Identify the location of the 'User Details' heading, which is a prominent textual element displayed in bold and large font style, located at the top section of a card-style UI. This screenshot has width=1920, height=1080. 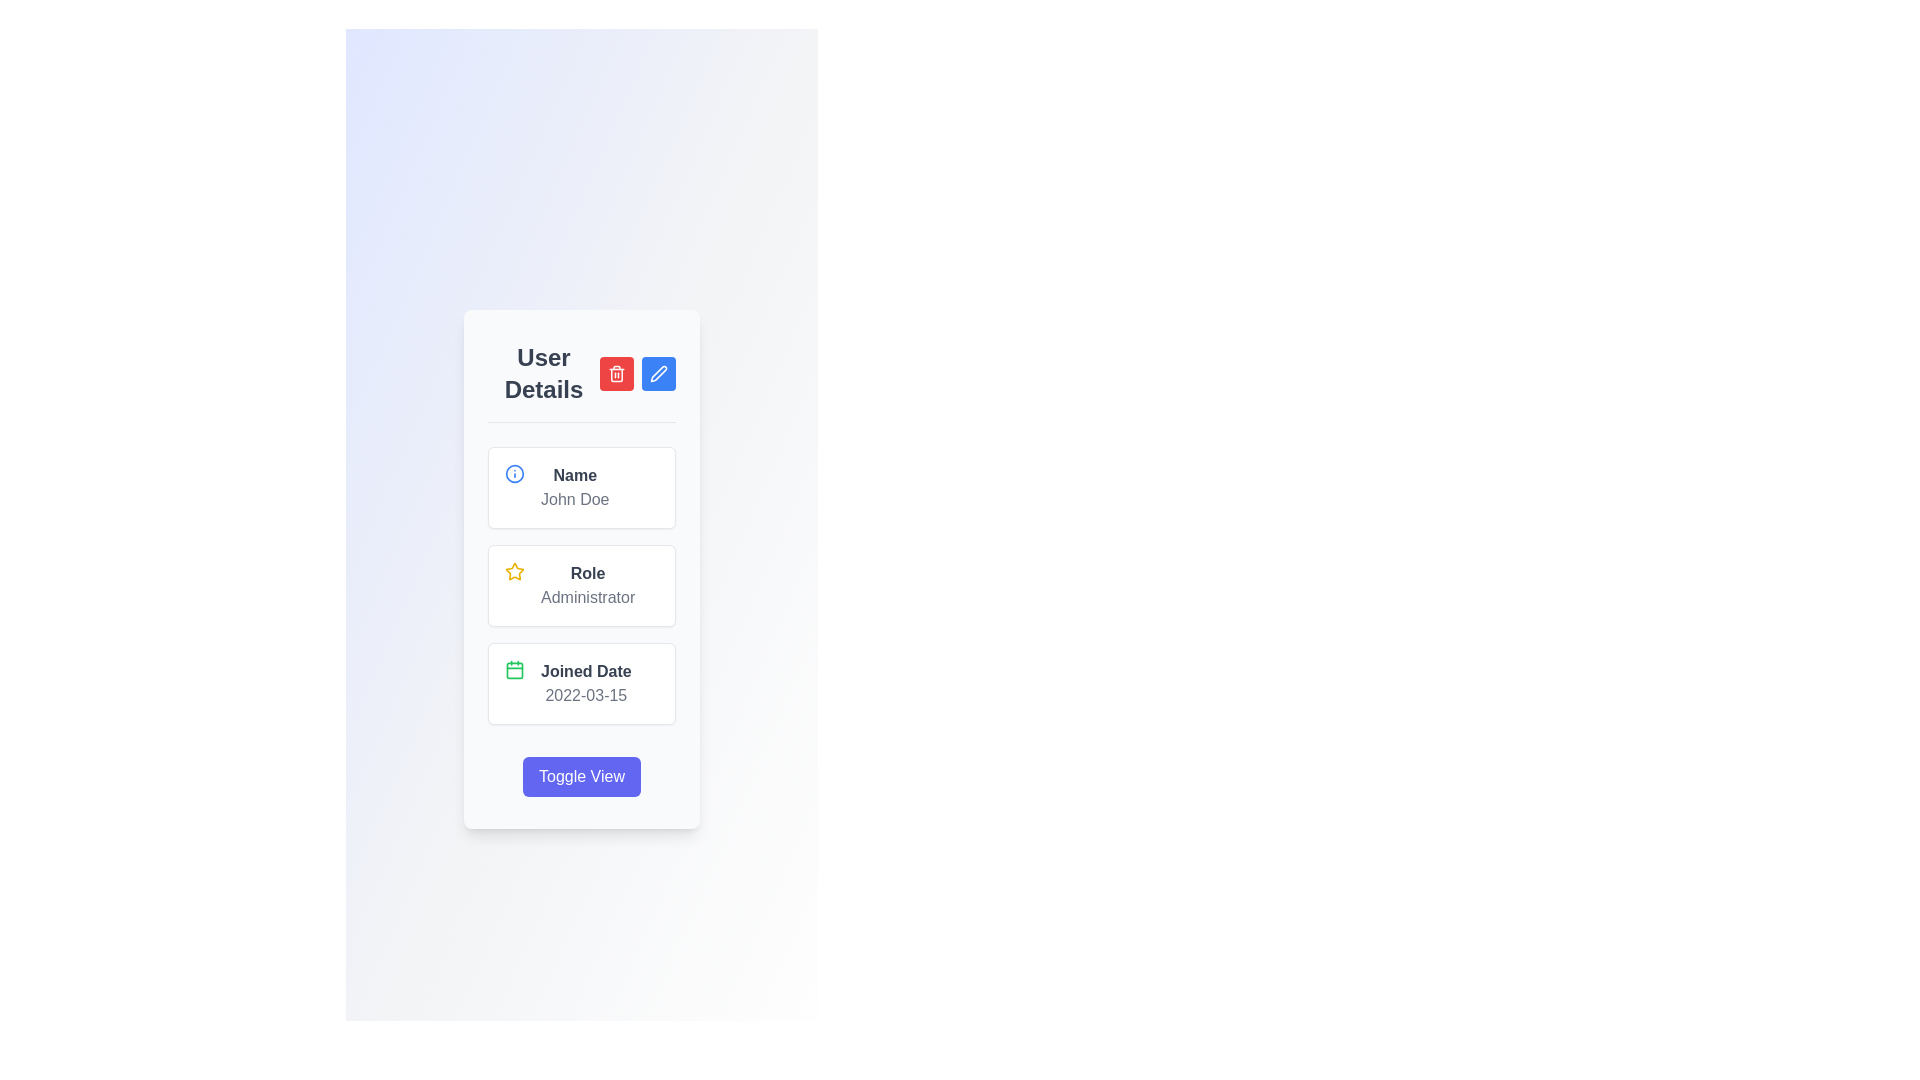
(543, 373).